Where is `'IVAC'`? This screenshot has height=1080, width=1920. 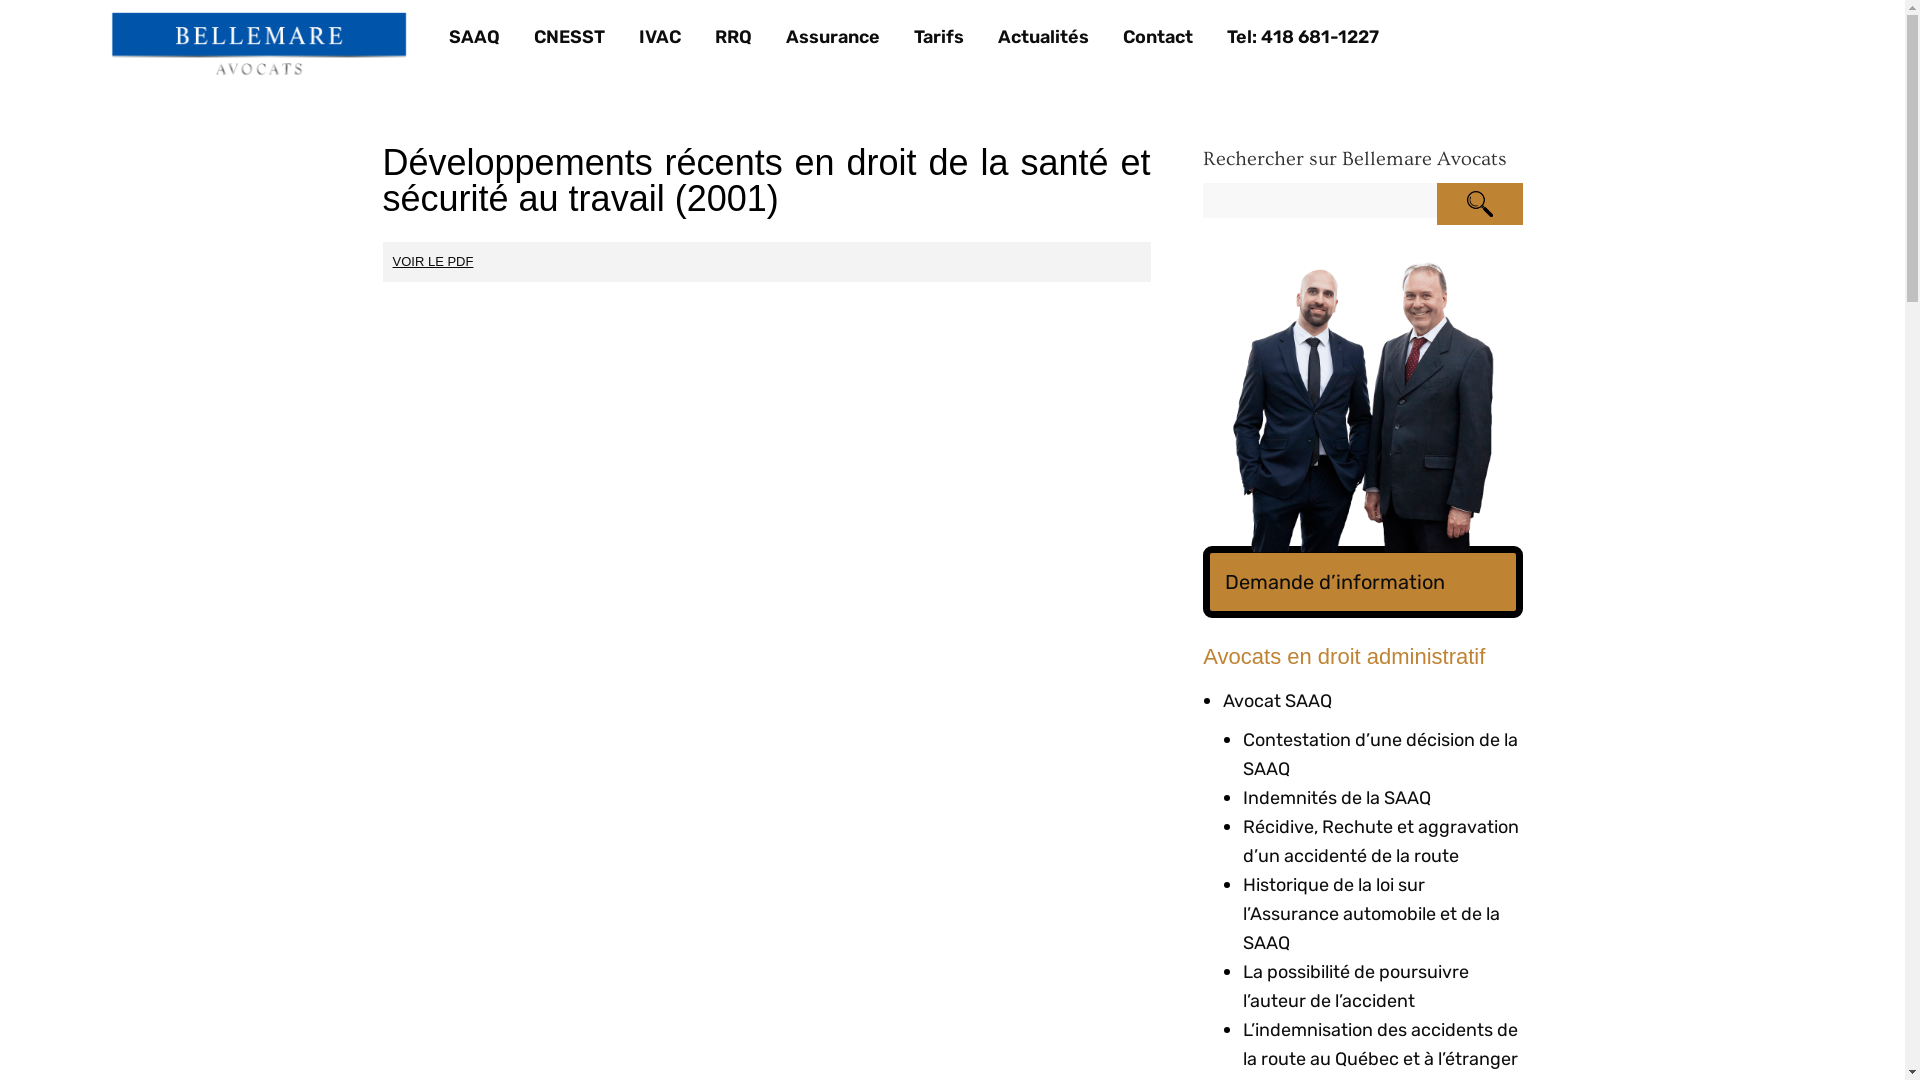
'IVAC' is located at coordinates (660, 37).